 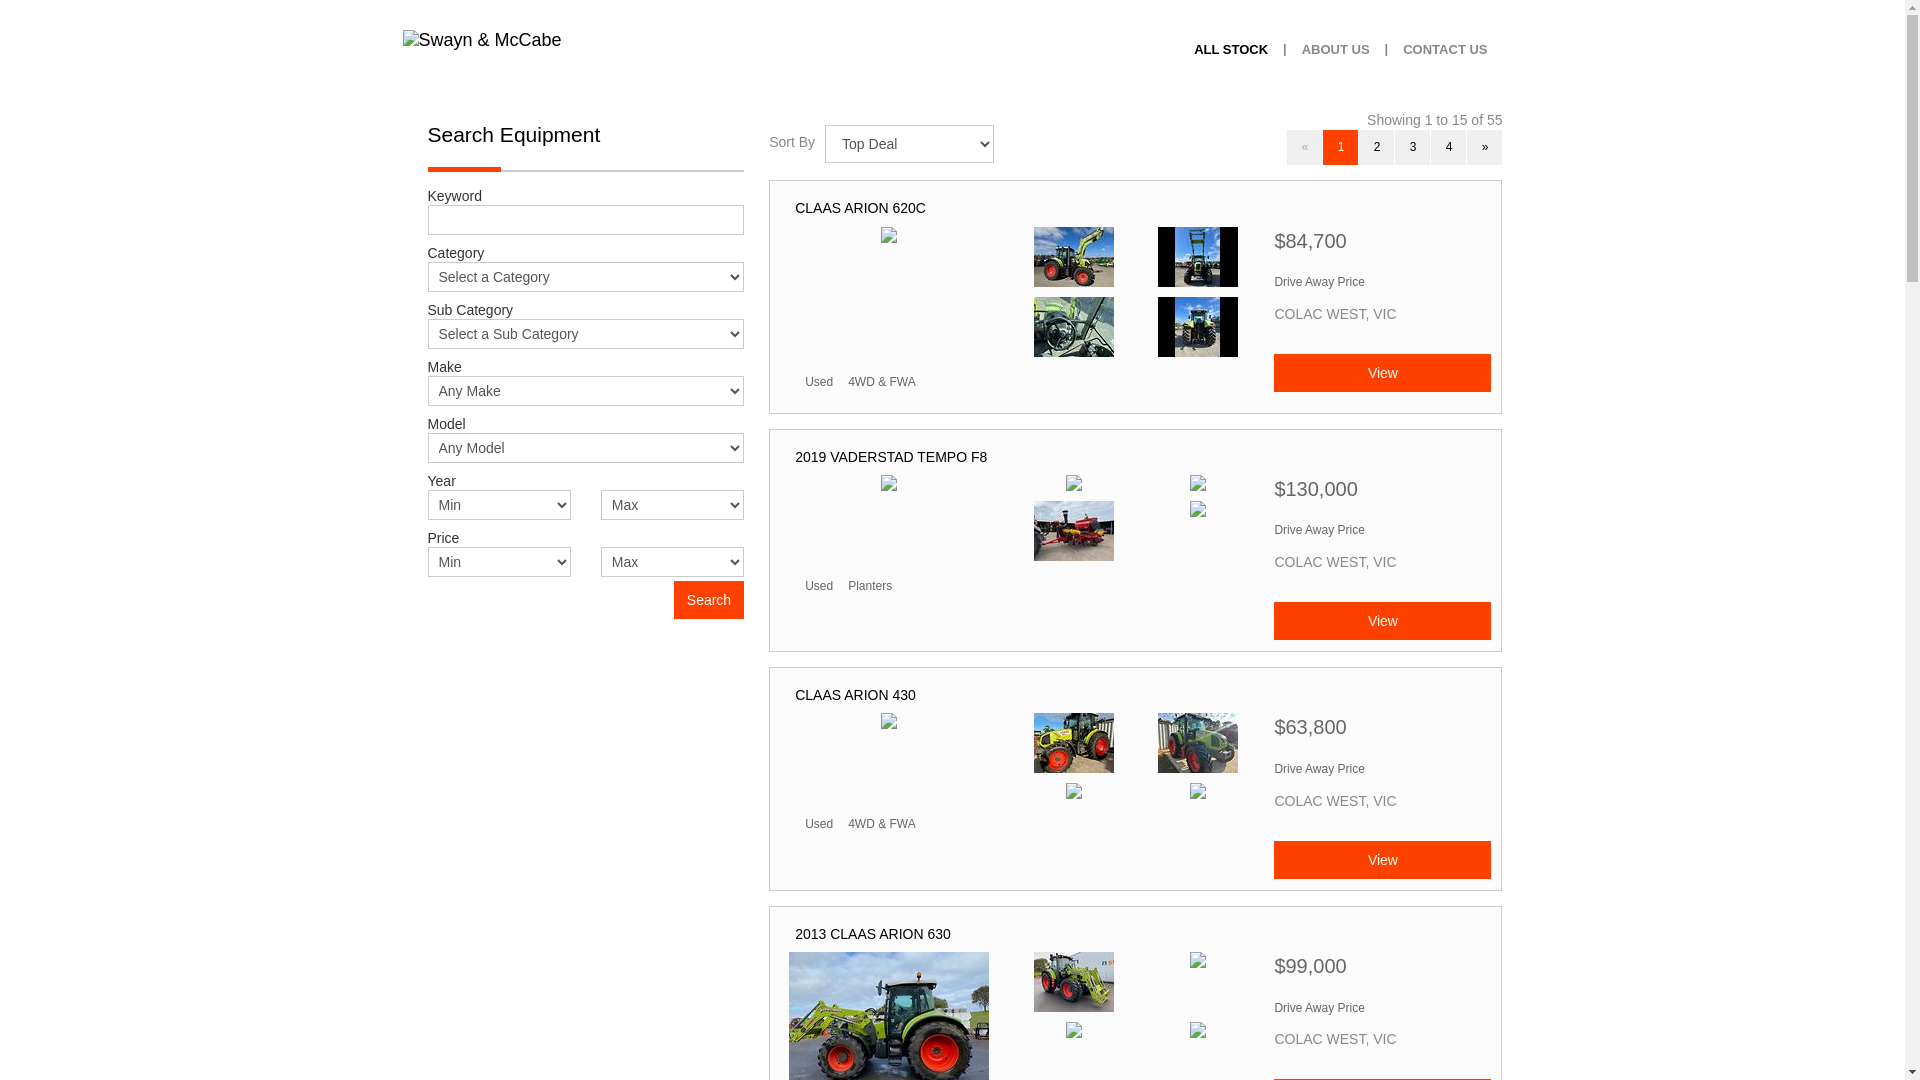 What do you see at coordinates (709, 599) in the screenshot?
I see `'Search'` at bounding box center [709, 599].